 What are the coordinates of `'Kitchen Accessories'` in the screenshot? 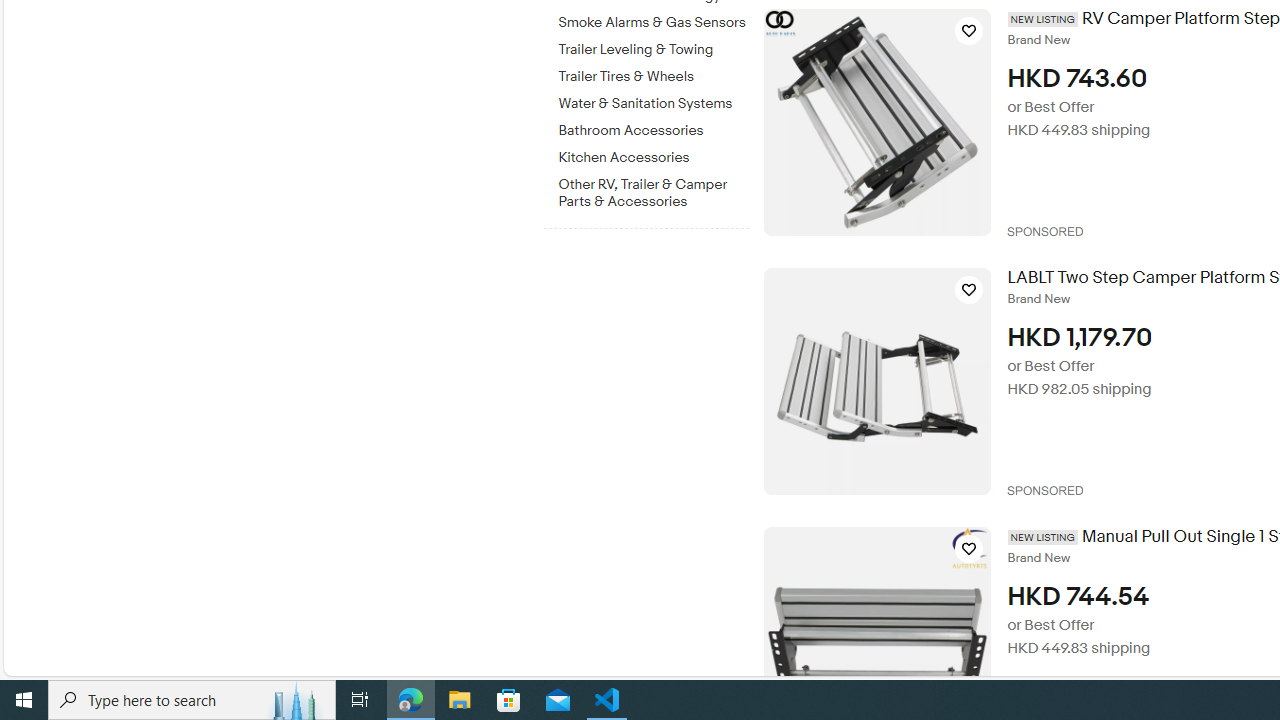 It's located at (653, 157).